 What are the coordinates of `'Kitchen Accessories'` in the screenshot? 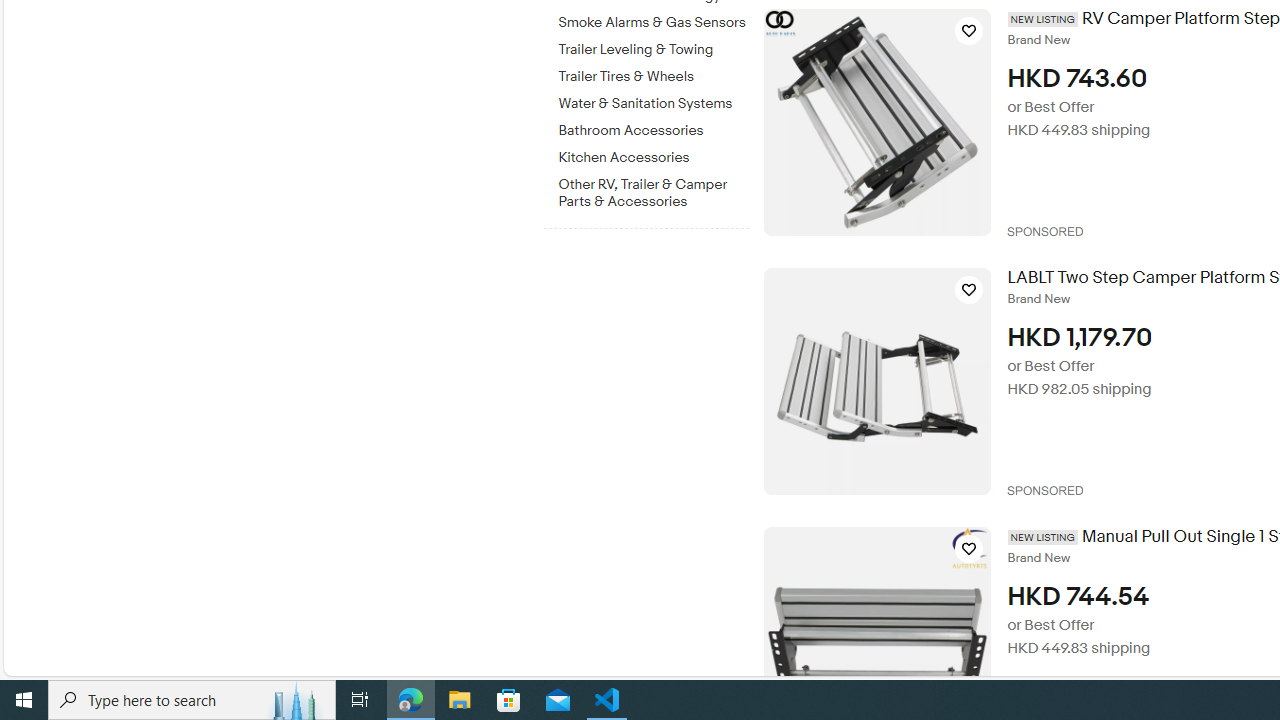 It's located at (653, 157).